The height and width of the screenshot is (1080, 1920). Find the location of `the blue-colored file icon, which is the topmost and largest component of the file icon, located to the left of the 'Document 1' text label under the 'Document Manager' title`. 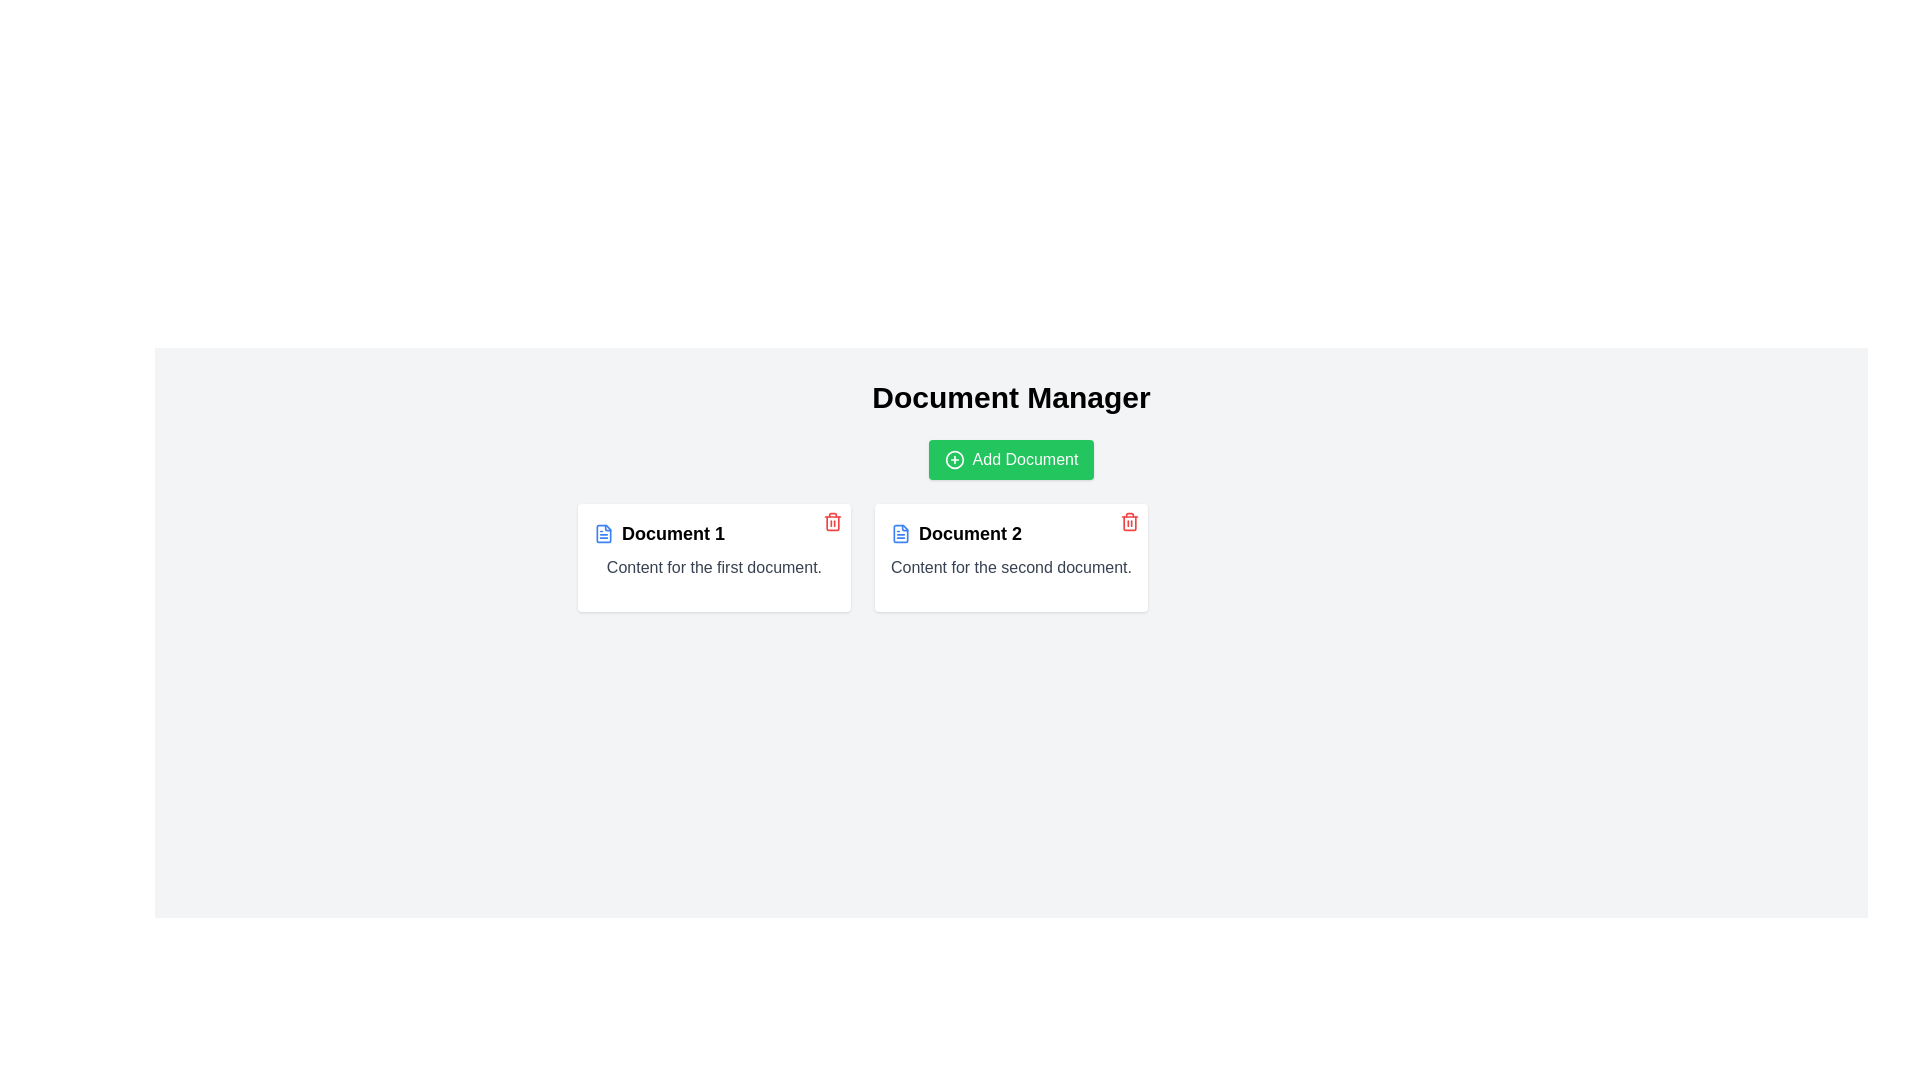

the blue-colored file icon, which is the topmost and largest component of the file icon, located to the left of the 'Document 1' text label under the 'Document Manager' title is located at coordinates (900, 532).